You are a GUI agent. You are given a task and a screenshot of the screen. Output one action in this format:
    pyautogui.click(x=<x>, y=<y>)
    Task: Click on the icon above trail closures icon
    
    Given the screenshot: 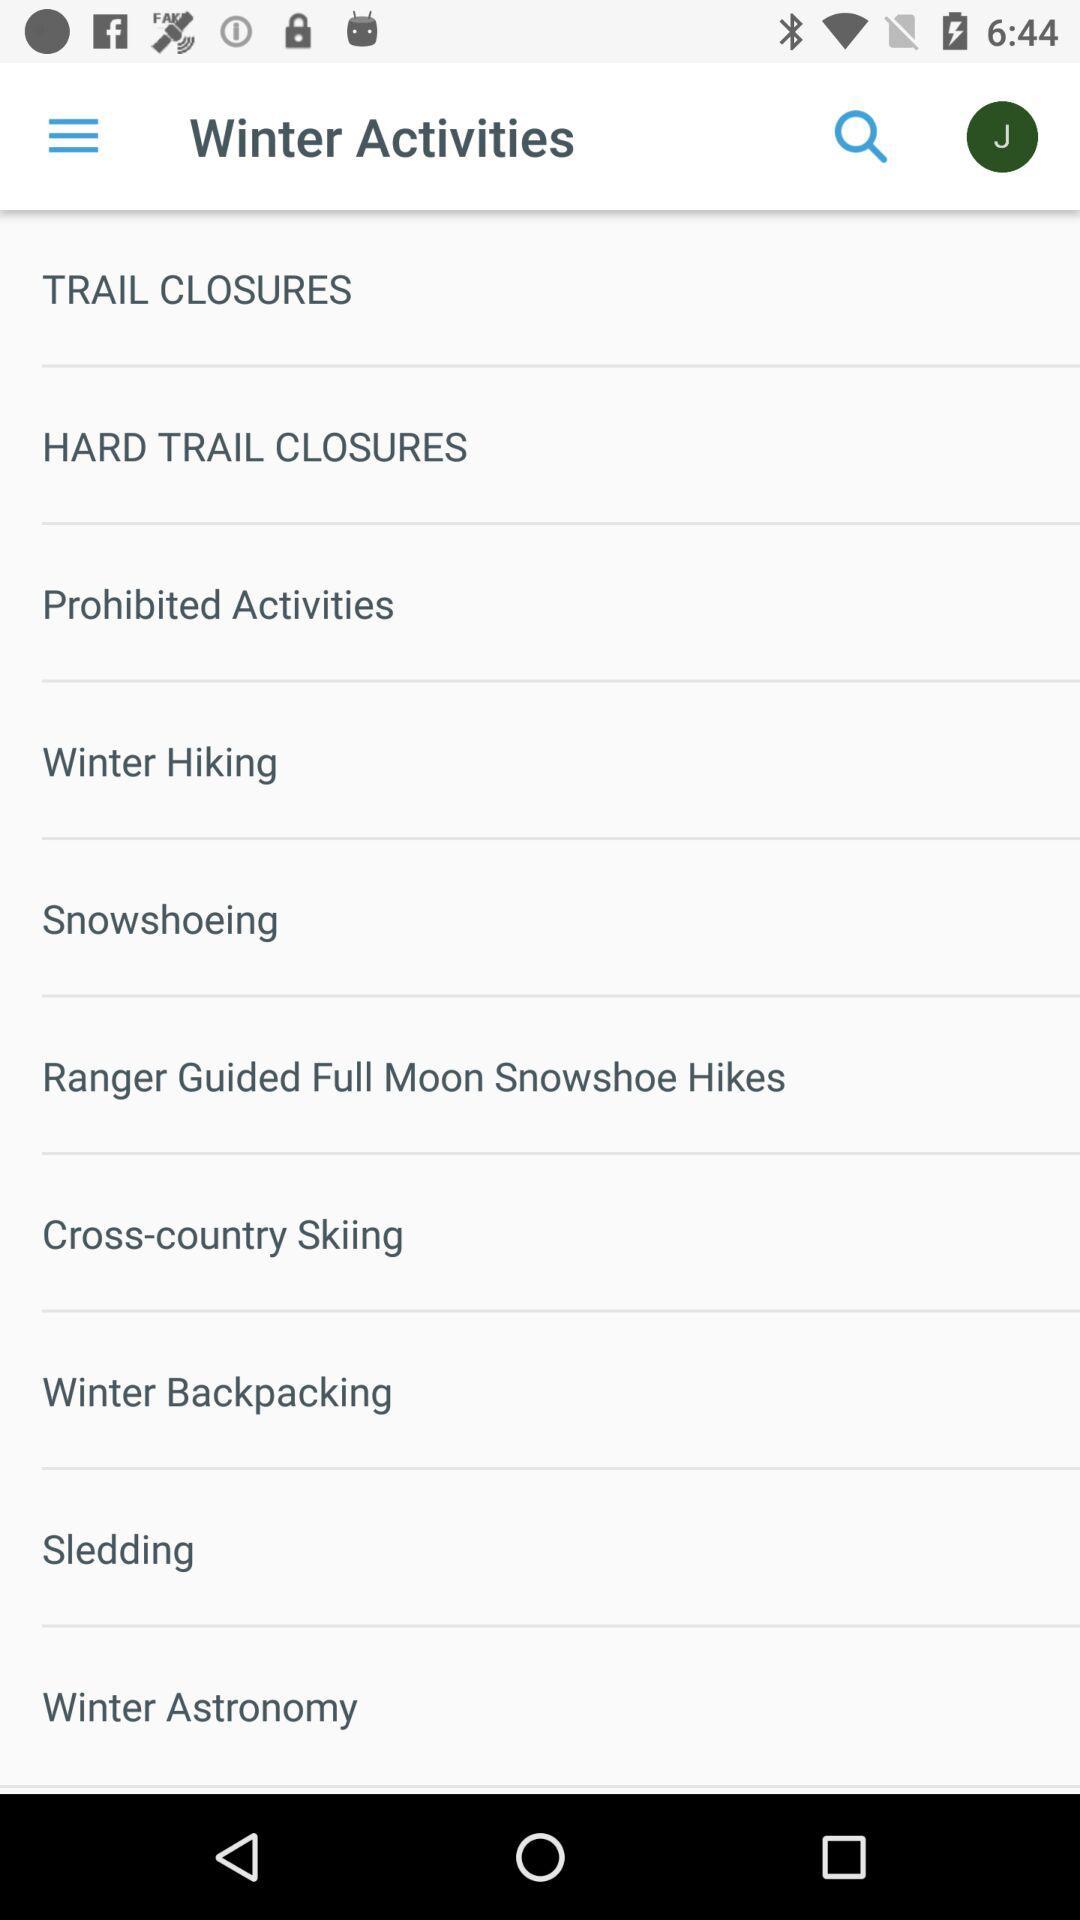 What is the action you would take?
    pyautogui.click(x=72, y=135)
    